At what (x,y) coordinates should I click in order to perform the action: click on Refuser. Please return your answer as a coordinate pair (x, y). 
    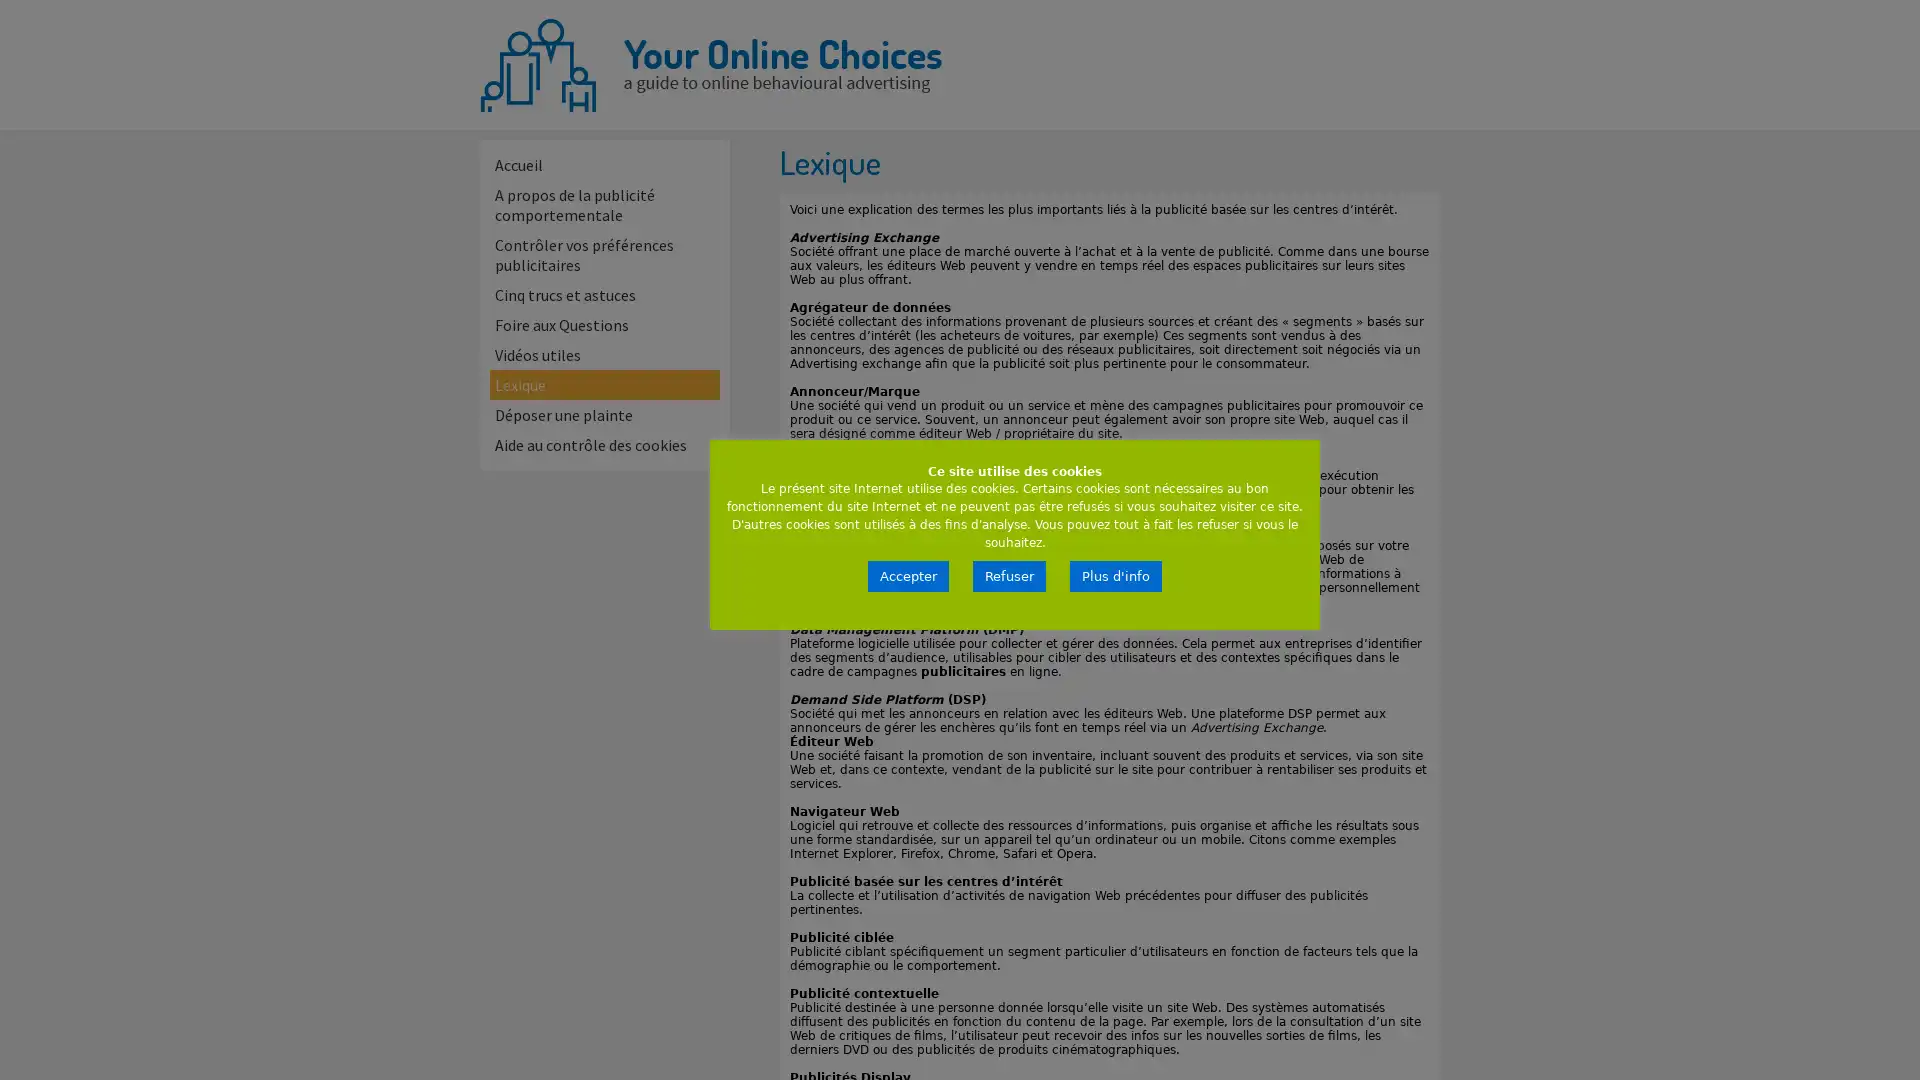
    Looking at the image, I should click on (1009, 576).